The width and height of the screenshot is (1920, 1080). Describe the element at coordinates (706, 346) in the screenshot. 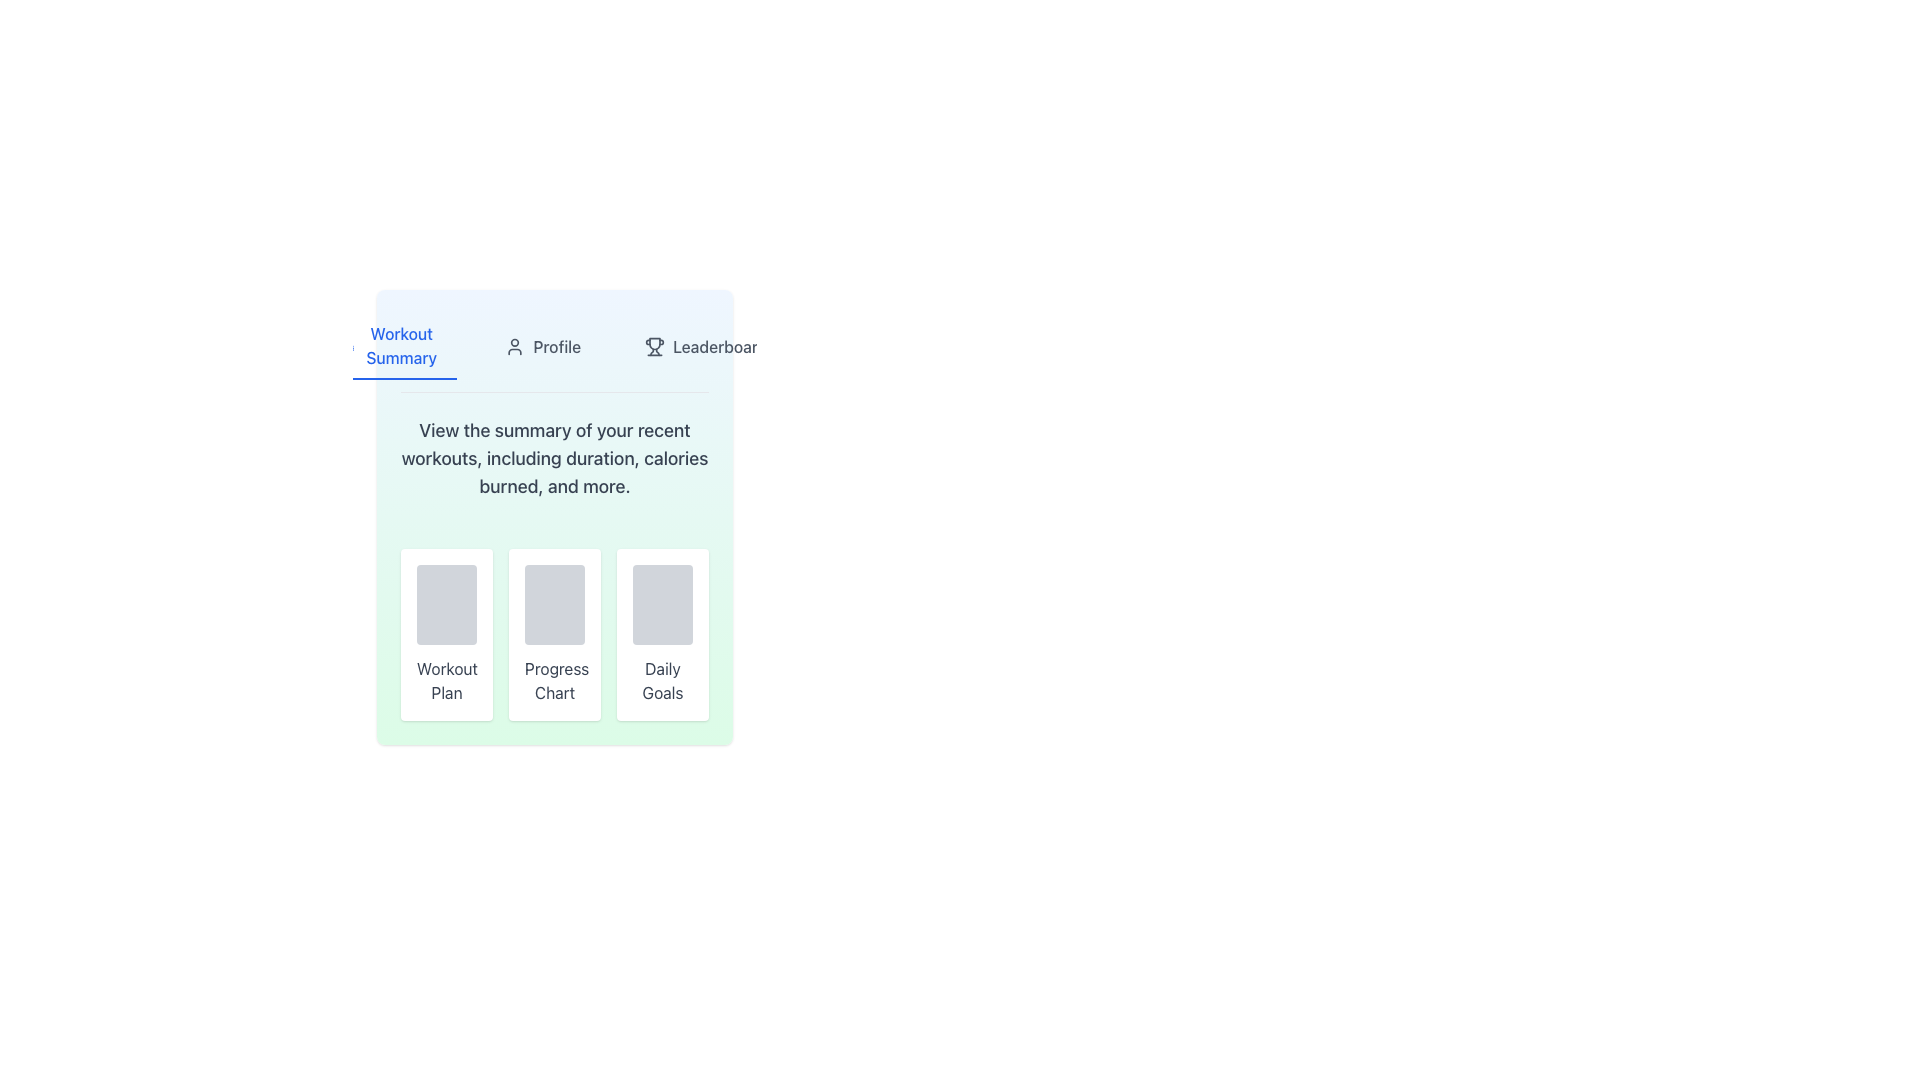

I see `the Navigation Button labeled 'Leaderboard' in the horizontal menu` at that location.